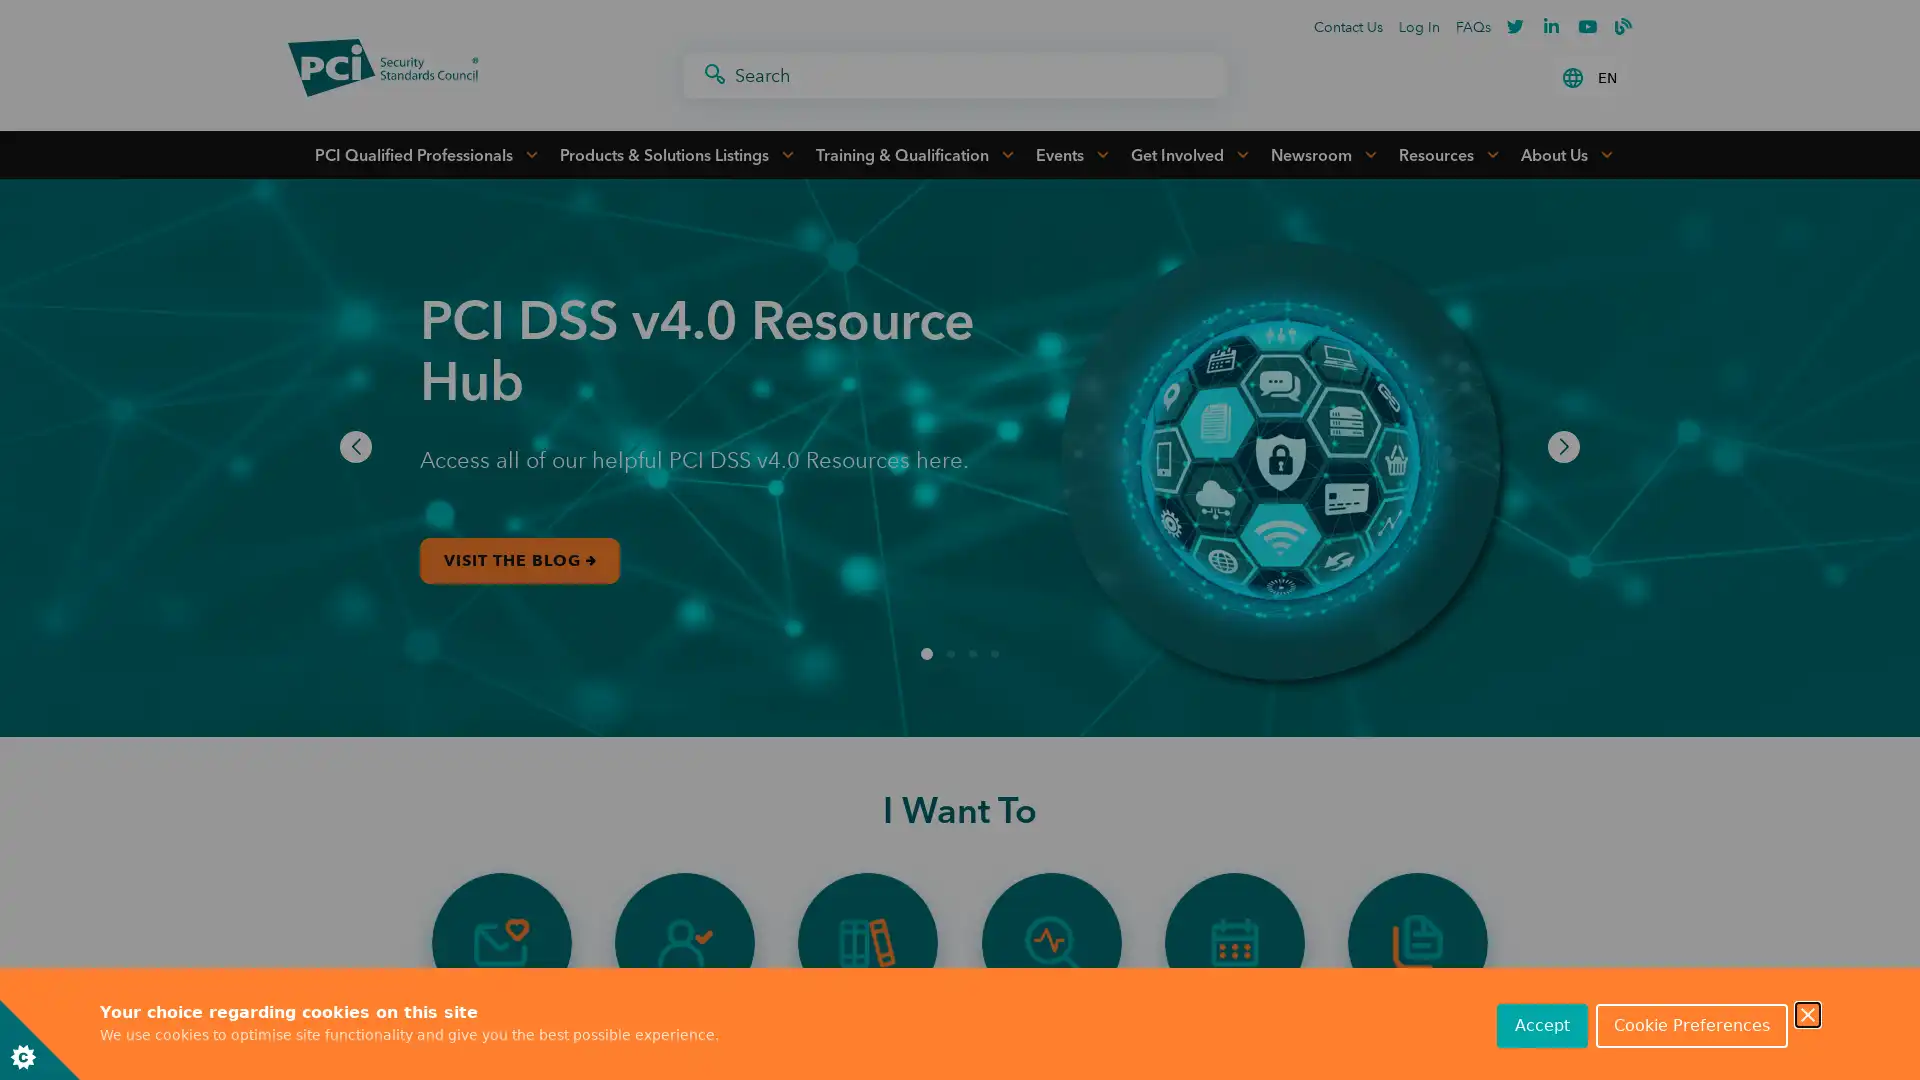  I want to click on PCI Blogger Profile, so click(1623, 25).